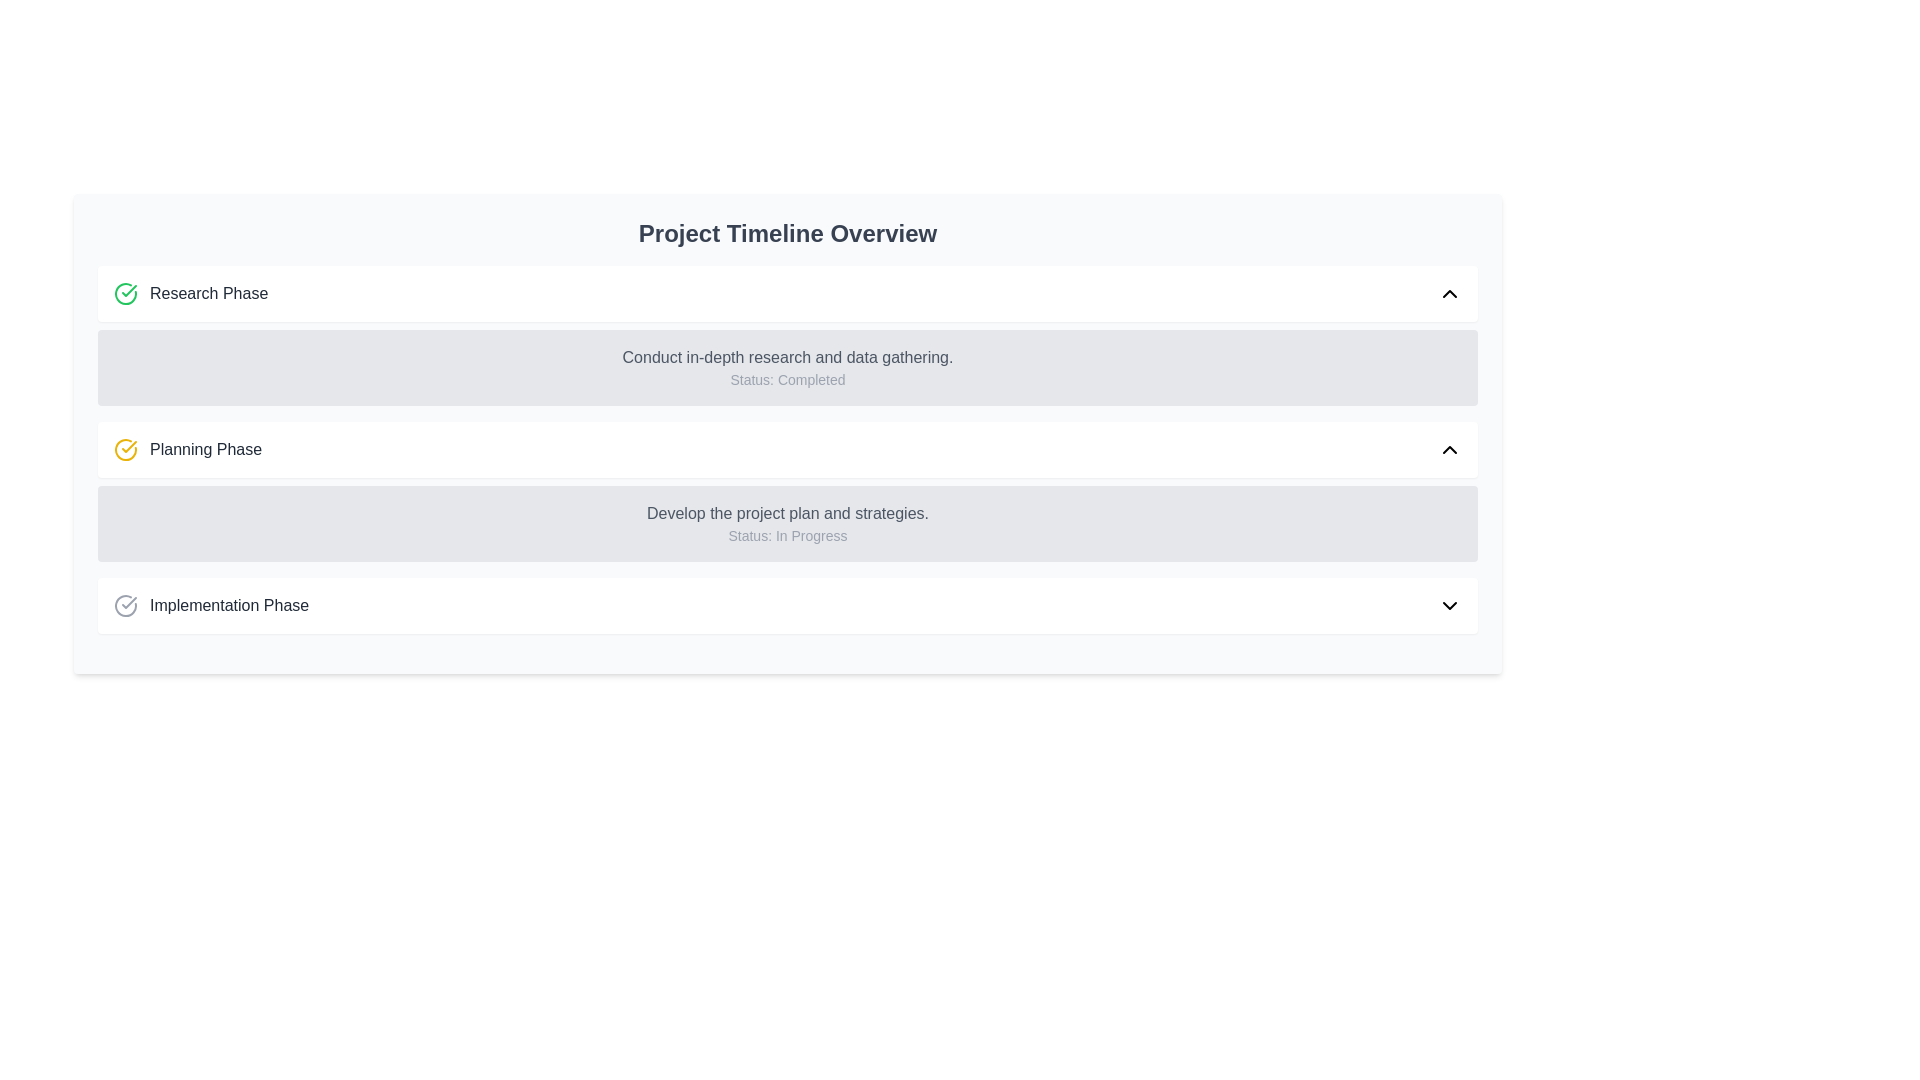 This screenshot has width=1920, height=1080. What do you see at coordinates (206, 450) in the screenshot?
I see `the text label that reads 'Planning Phase', which is styled with a bold font and positioned next to a yellow circular check mark icon` at bounding box center [206, 450].